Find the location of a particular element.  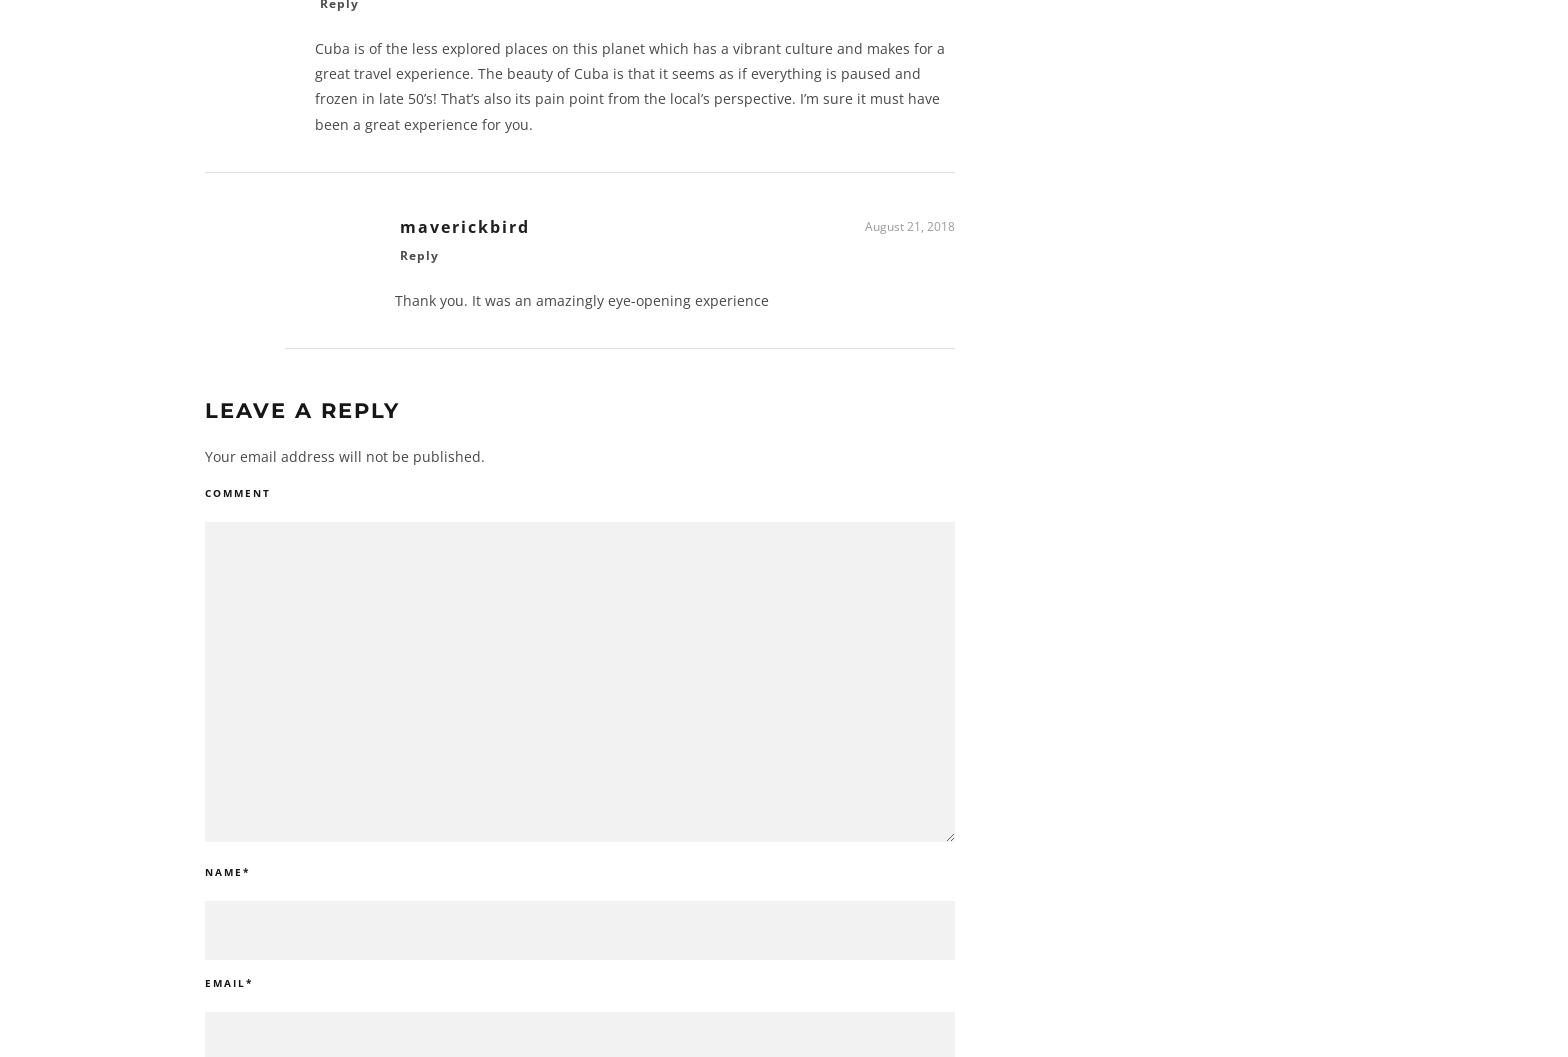

'maverickbird' is located at coordinates (399, 233).